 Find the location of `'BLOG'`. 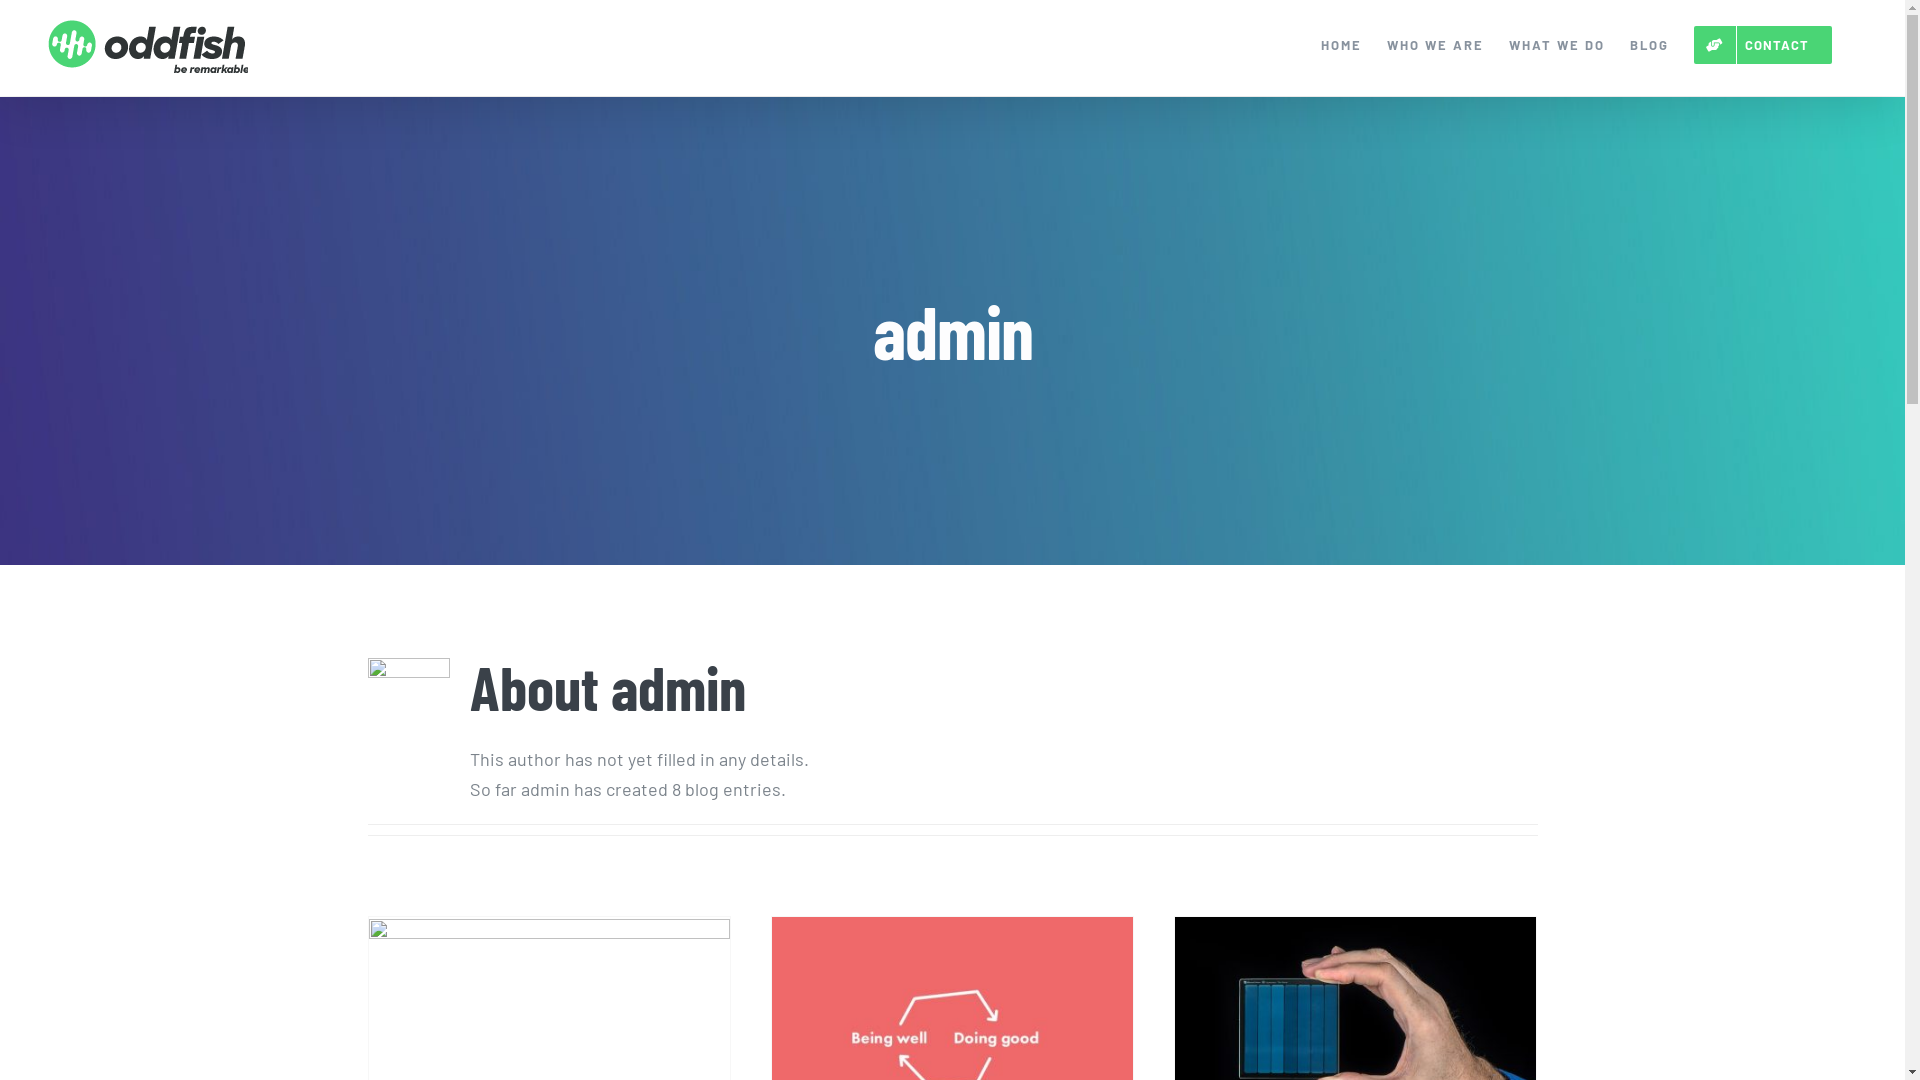

'BLOG' is located at coordinates (1630, 45).